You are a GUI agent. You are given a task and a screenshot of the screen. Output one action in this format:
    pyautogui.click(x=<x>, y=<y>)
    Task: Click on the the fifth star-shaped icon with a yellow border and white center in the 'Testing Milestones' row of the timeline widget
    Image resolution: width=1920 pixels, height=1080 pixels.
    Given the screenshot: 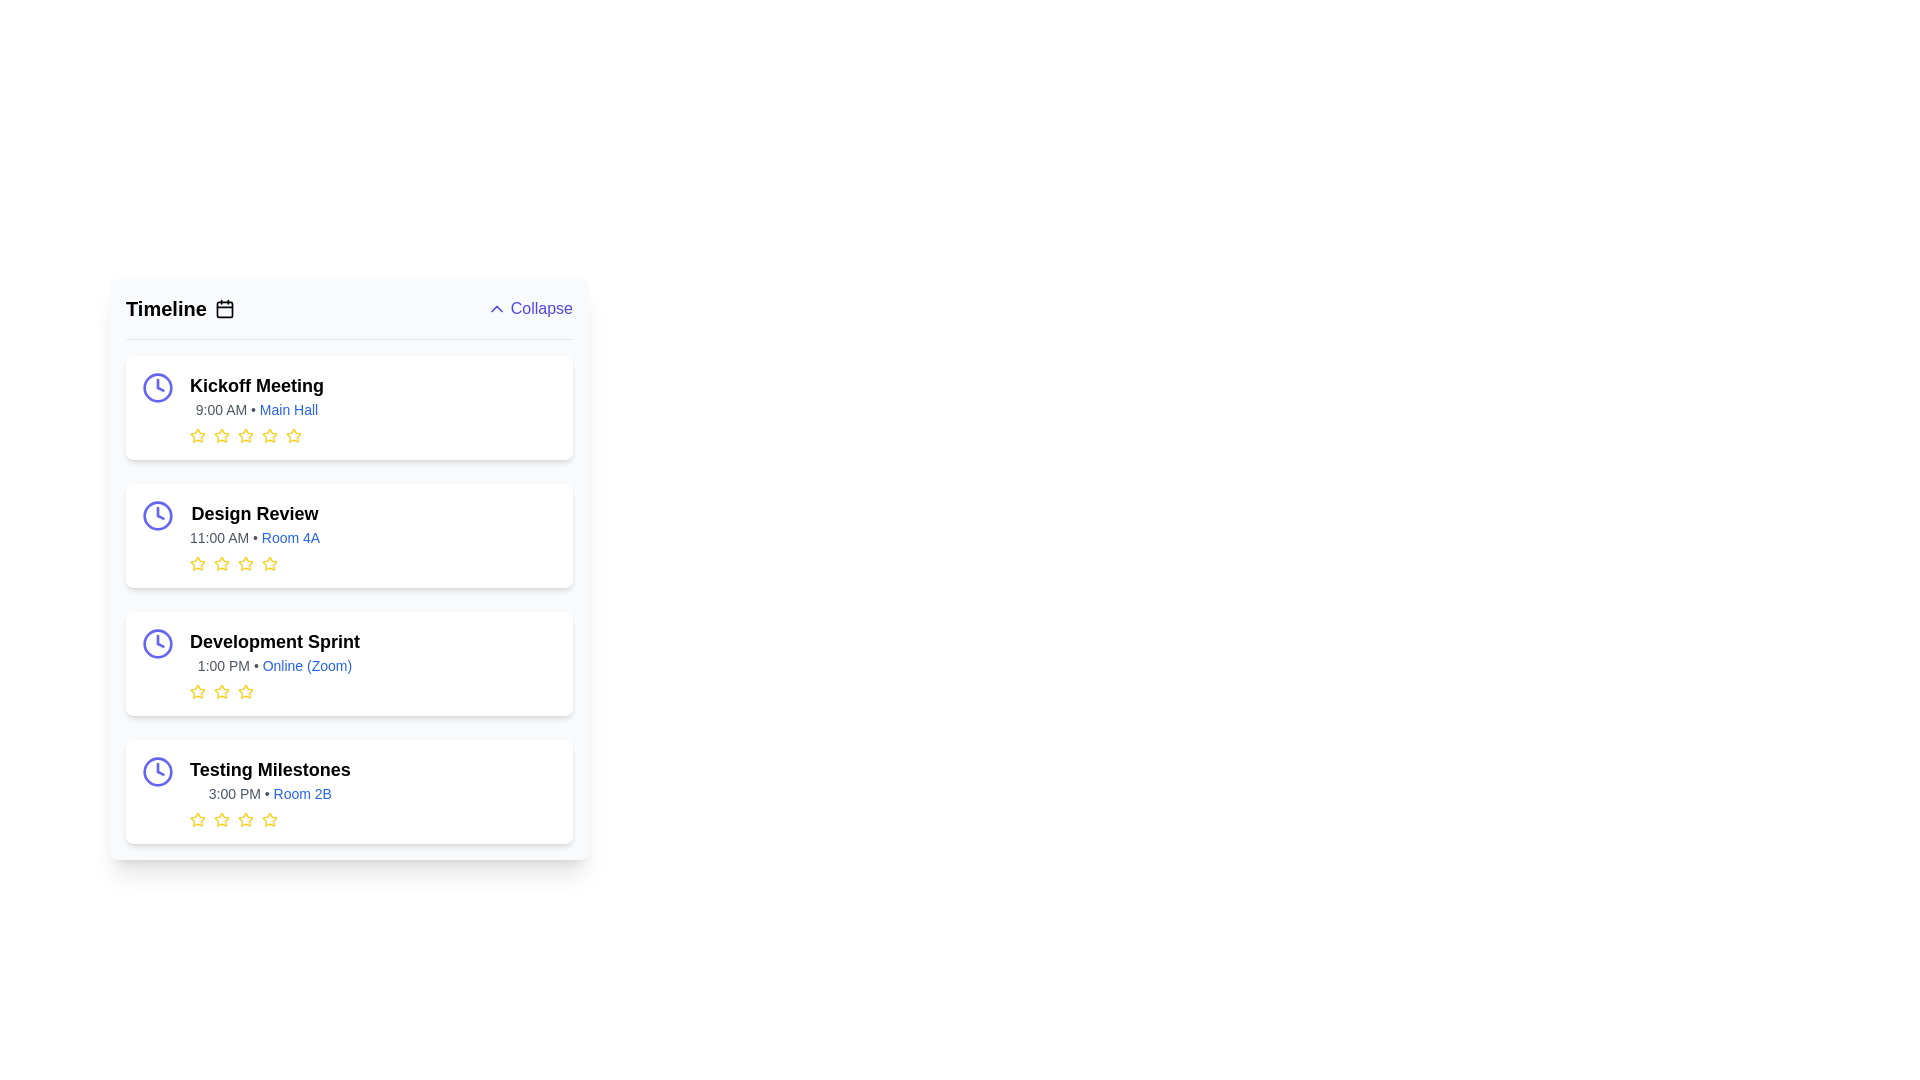 What is the action you would take?
    pyautogui.click(x=268, y=819)
    